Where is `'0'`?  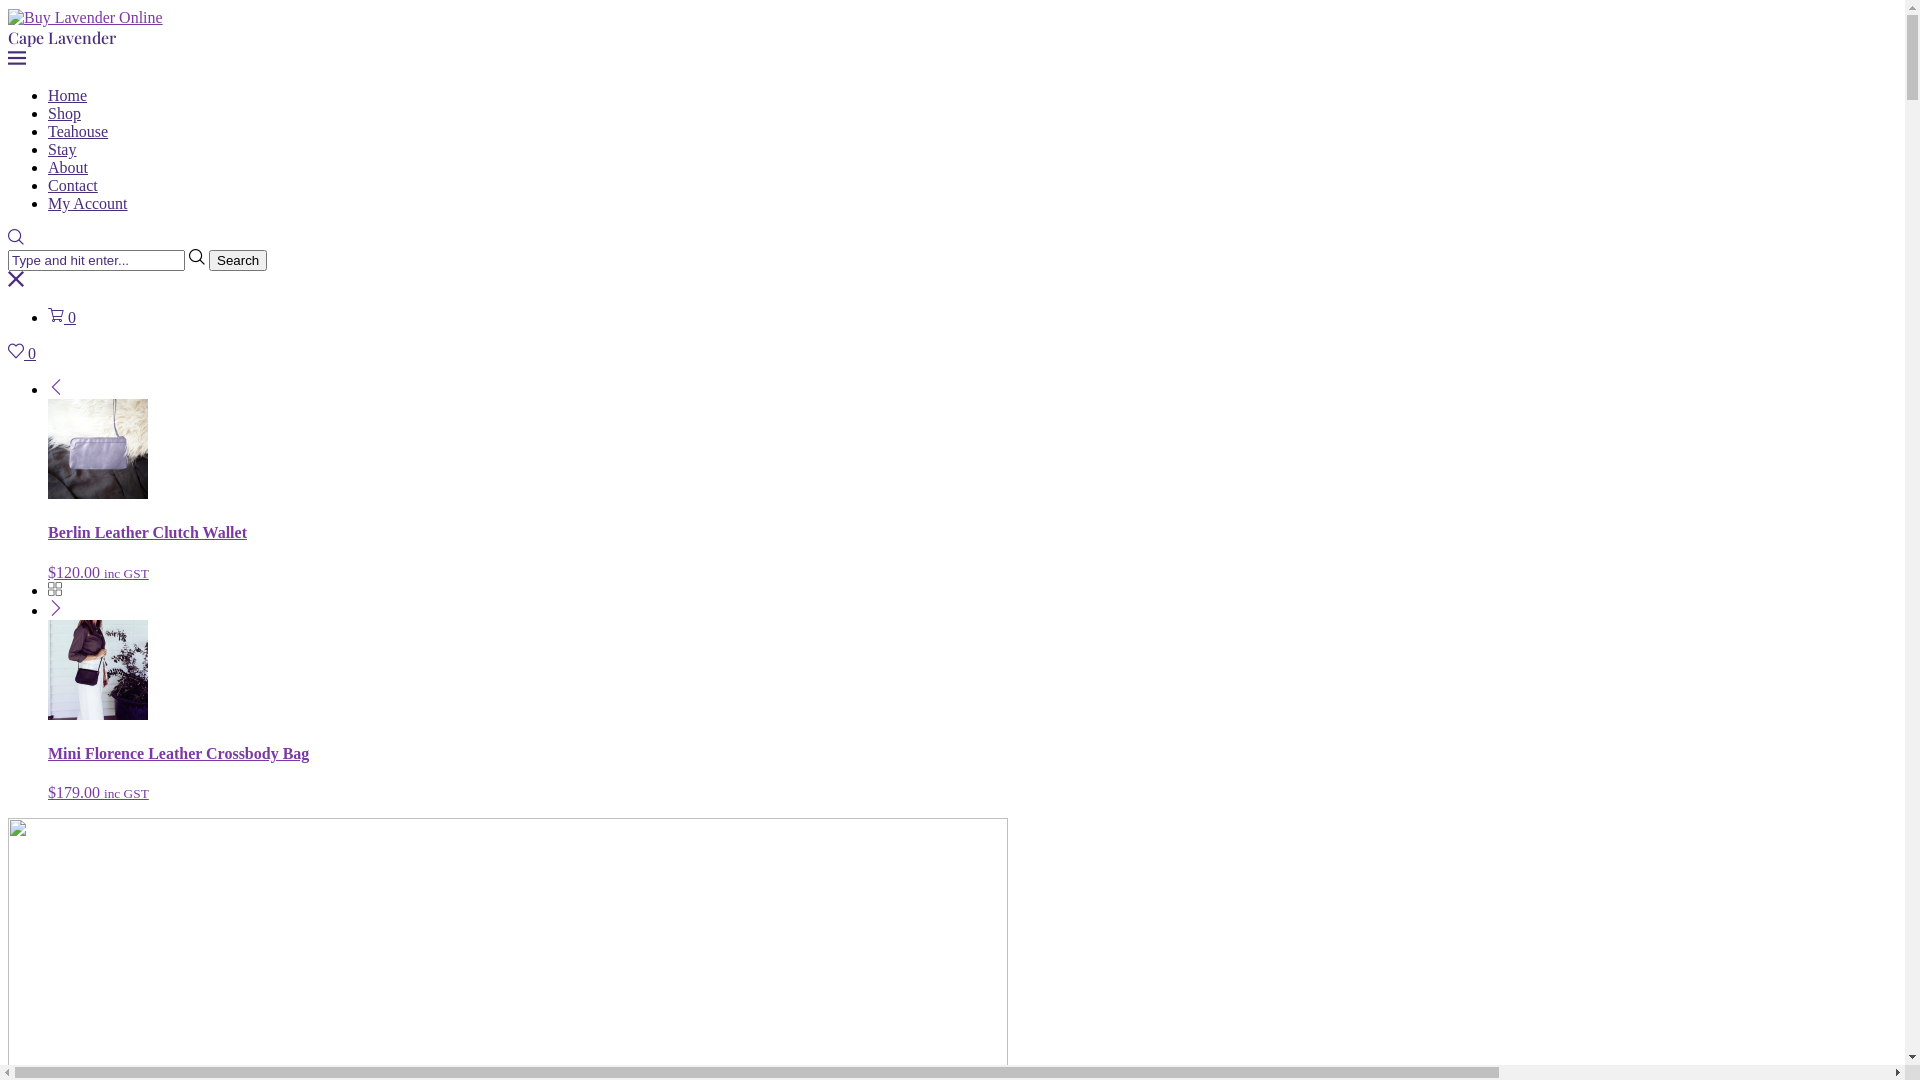
'0' is located at coordinates (22, 352).